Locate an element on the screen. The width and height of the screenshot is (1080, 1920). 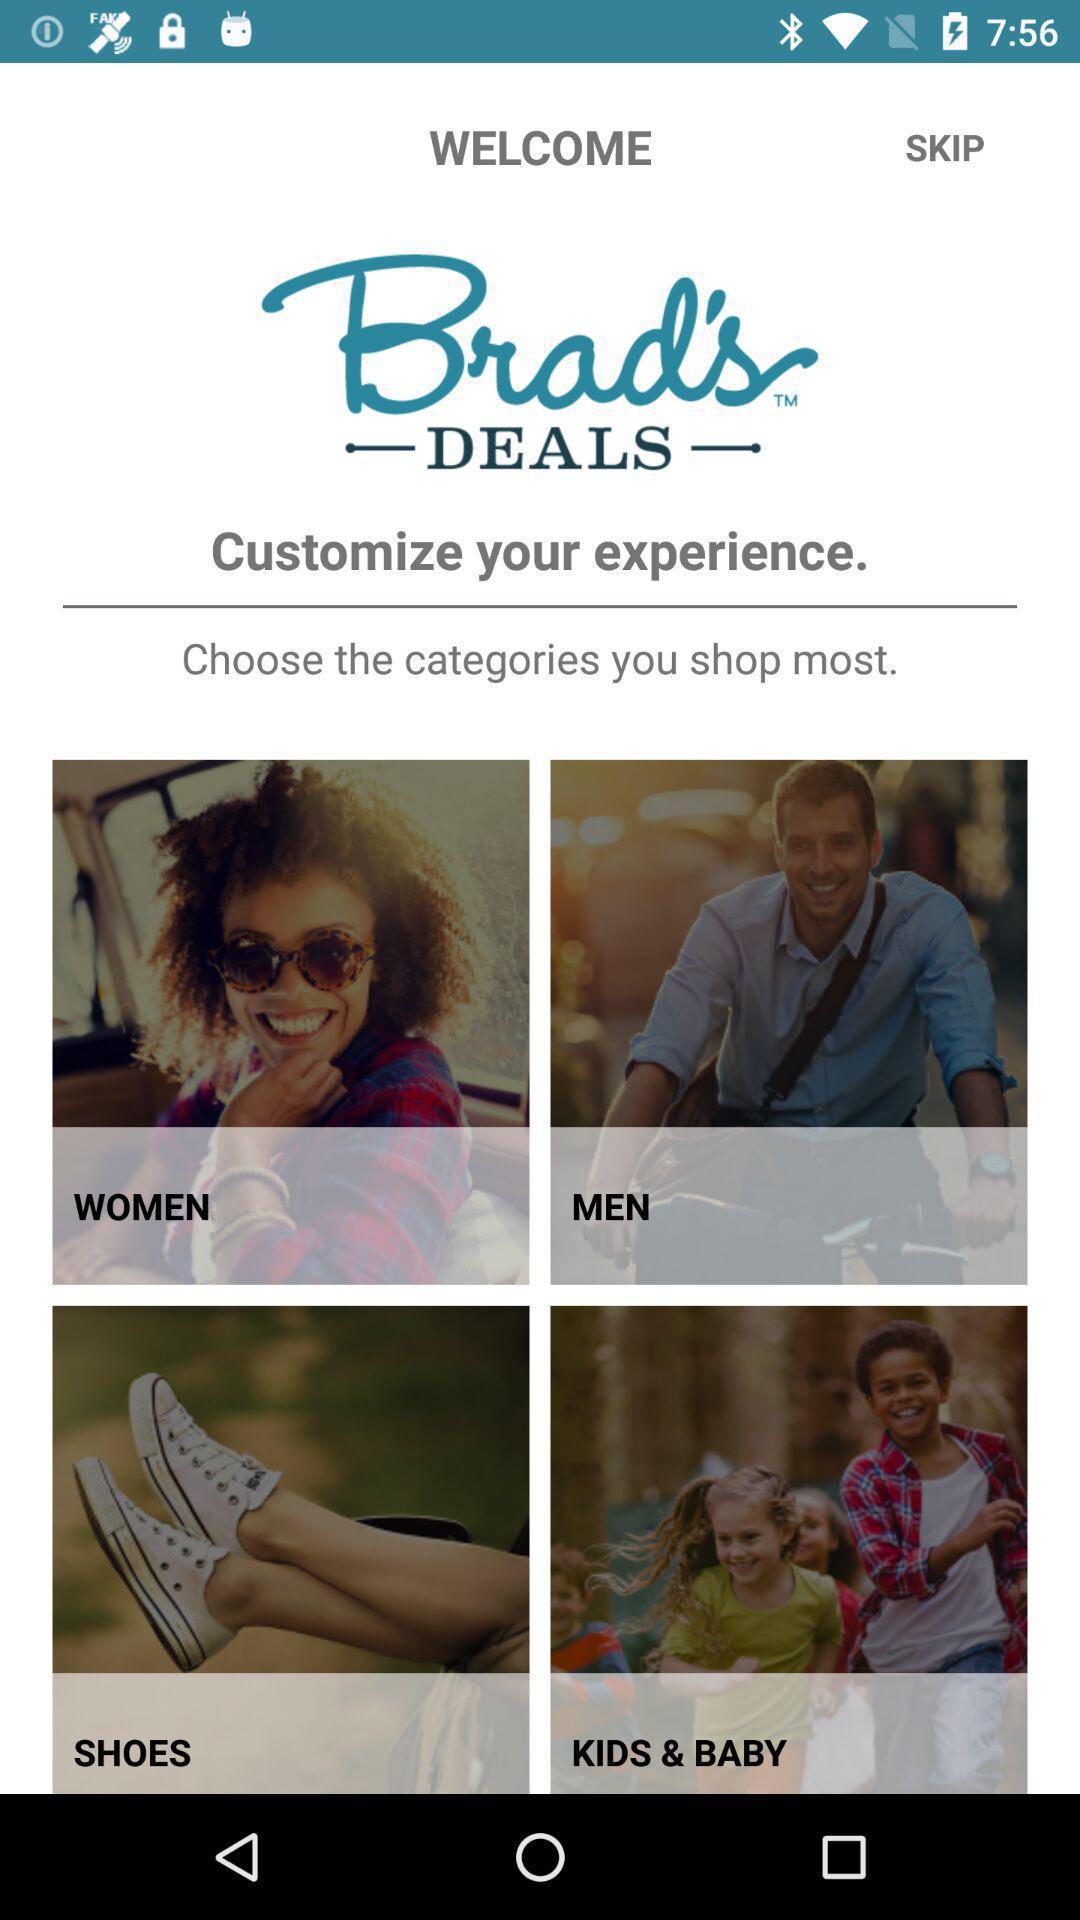
men image is located at coordinates (788, 1022).